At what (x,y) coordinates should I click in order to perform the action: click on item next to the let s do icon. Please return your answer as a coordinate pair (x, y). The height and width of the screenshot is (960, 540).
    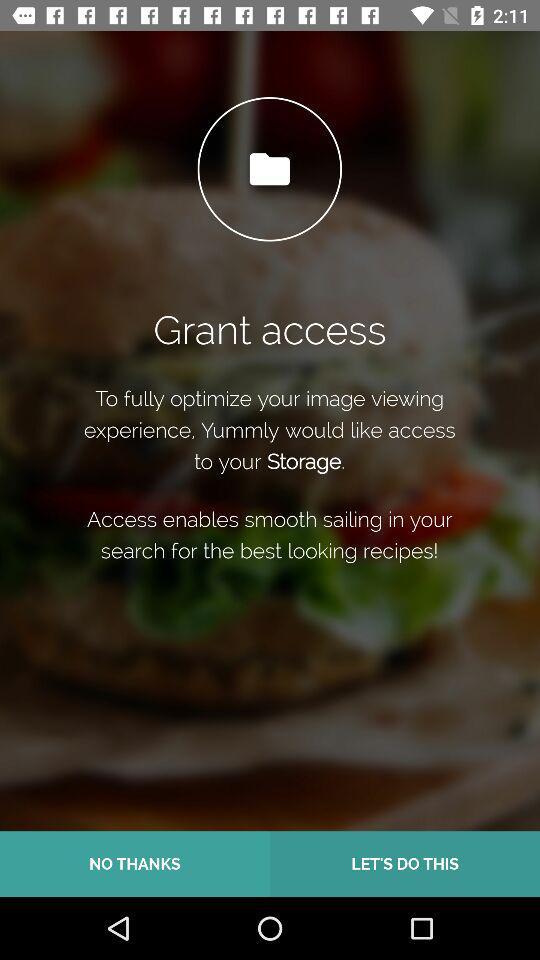
    Looking at the image, I should click on (135, 863).